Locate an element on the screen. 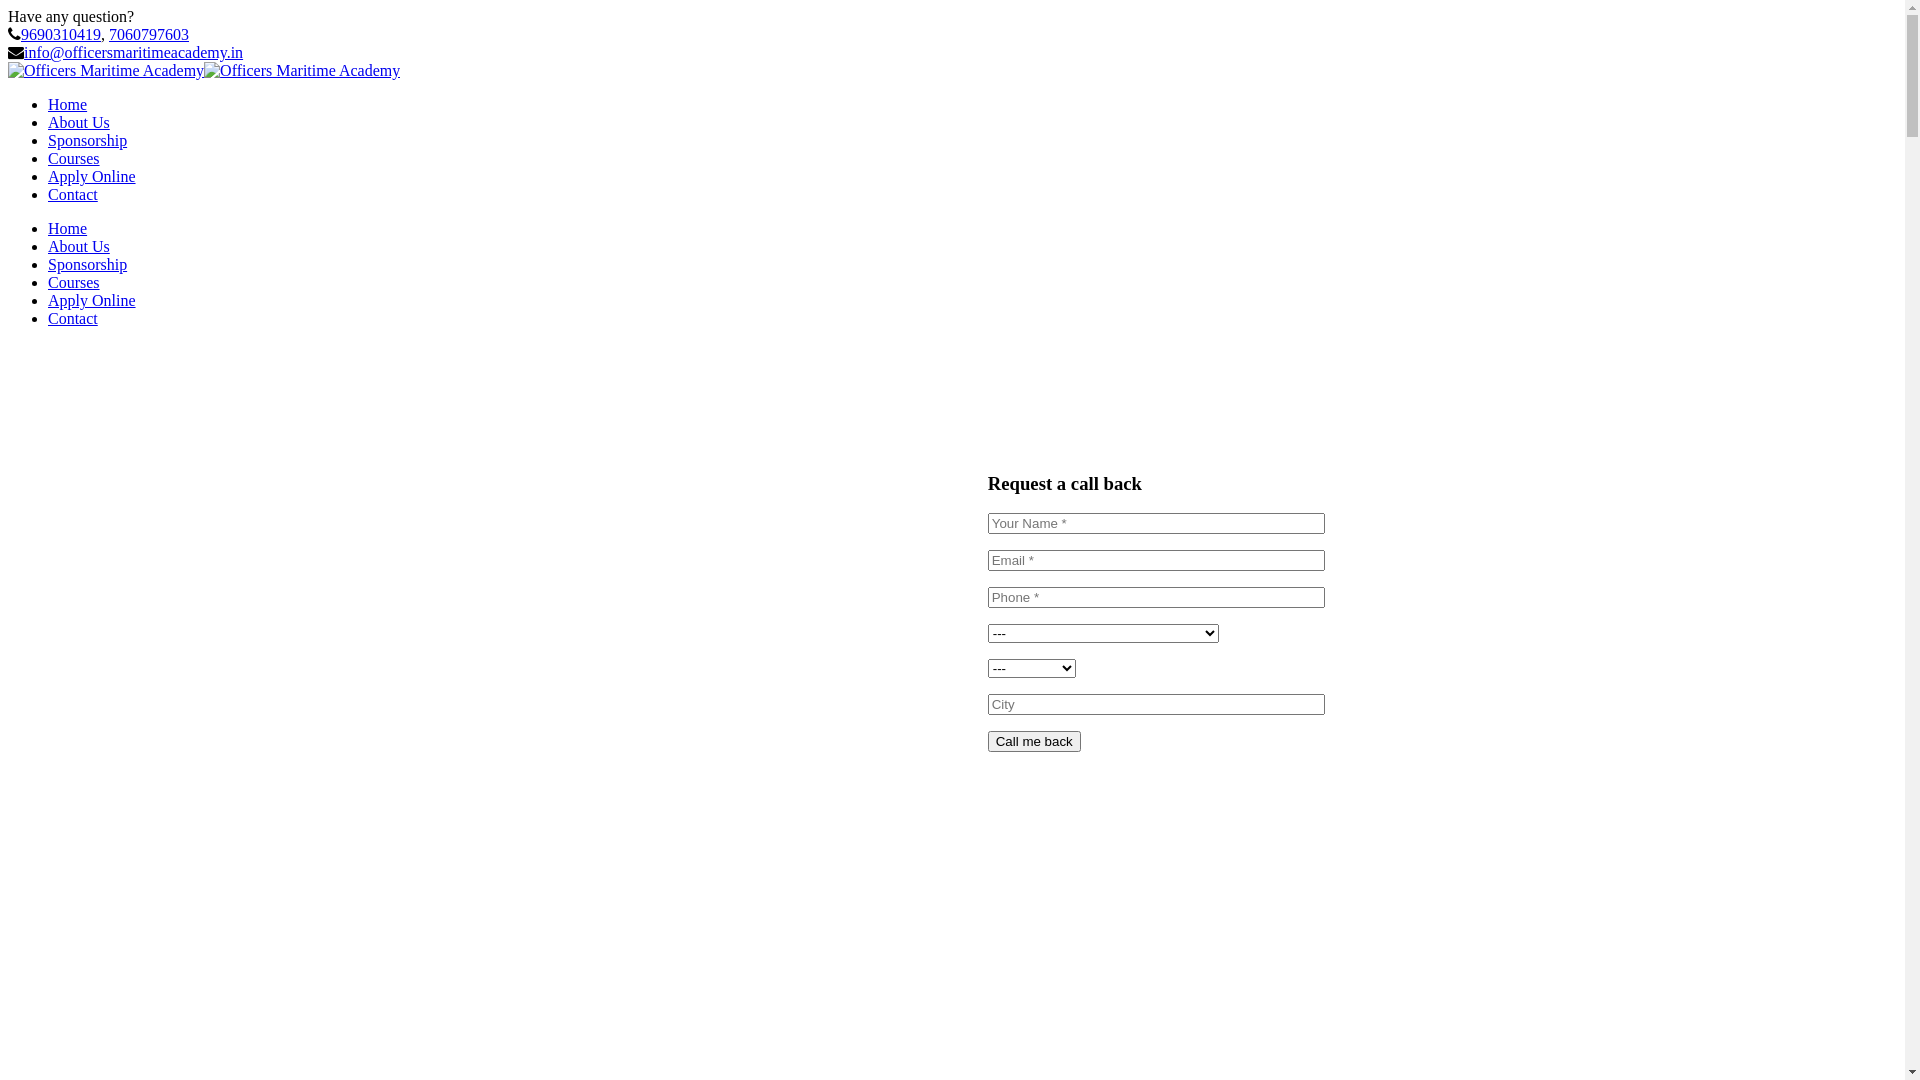 The image size is (1920, 1080). 'About Us' is located at coordinates (78, 245).